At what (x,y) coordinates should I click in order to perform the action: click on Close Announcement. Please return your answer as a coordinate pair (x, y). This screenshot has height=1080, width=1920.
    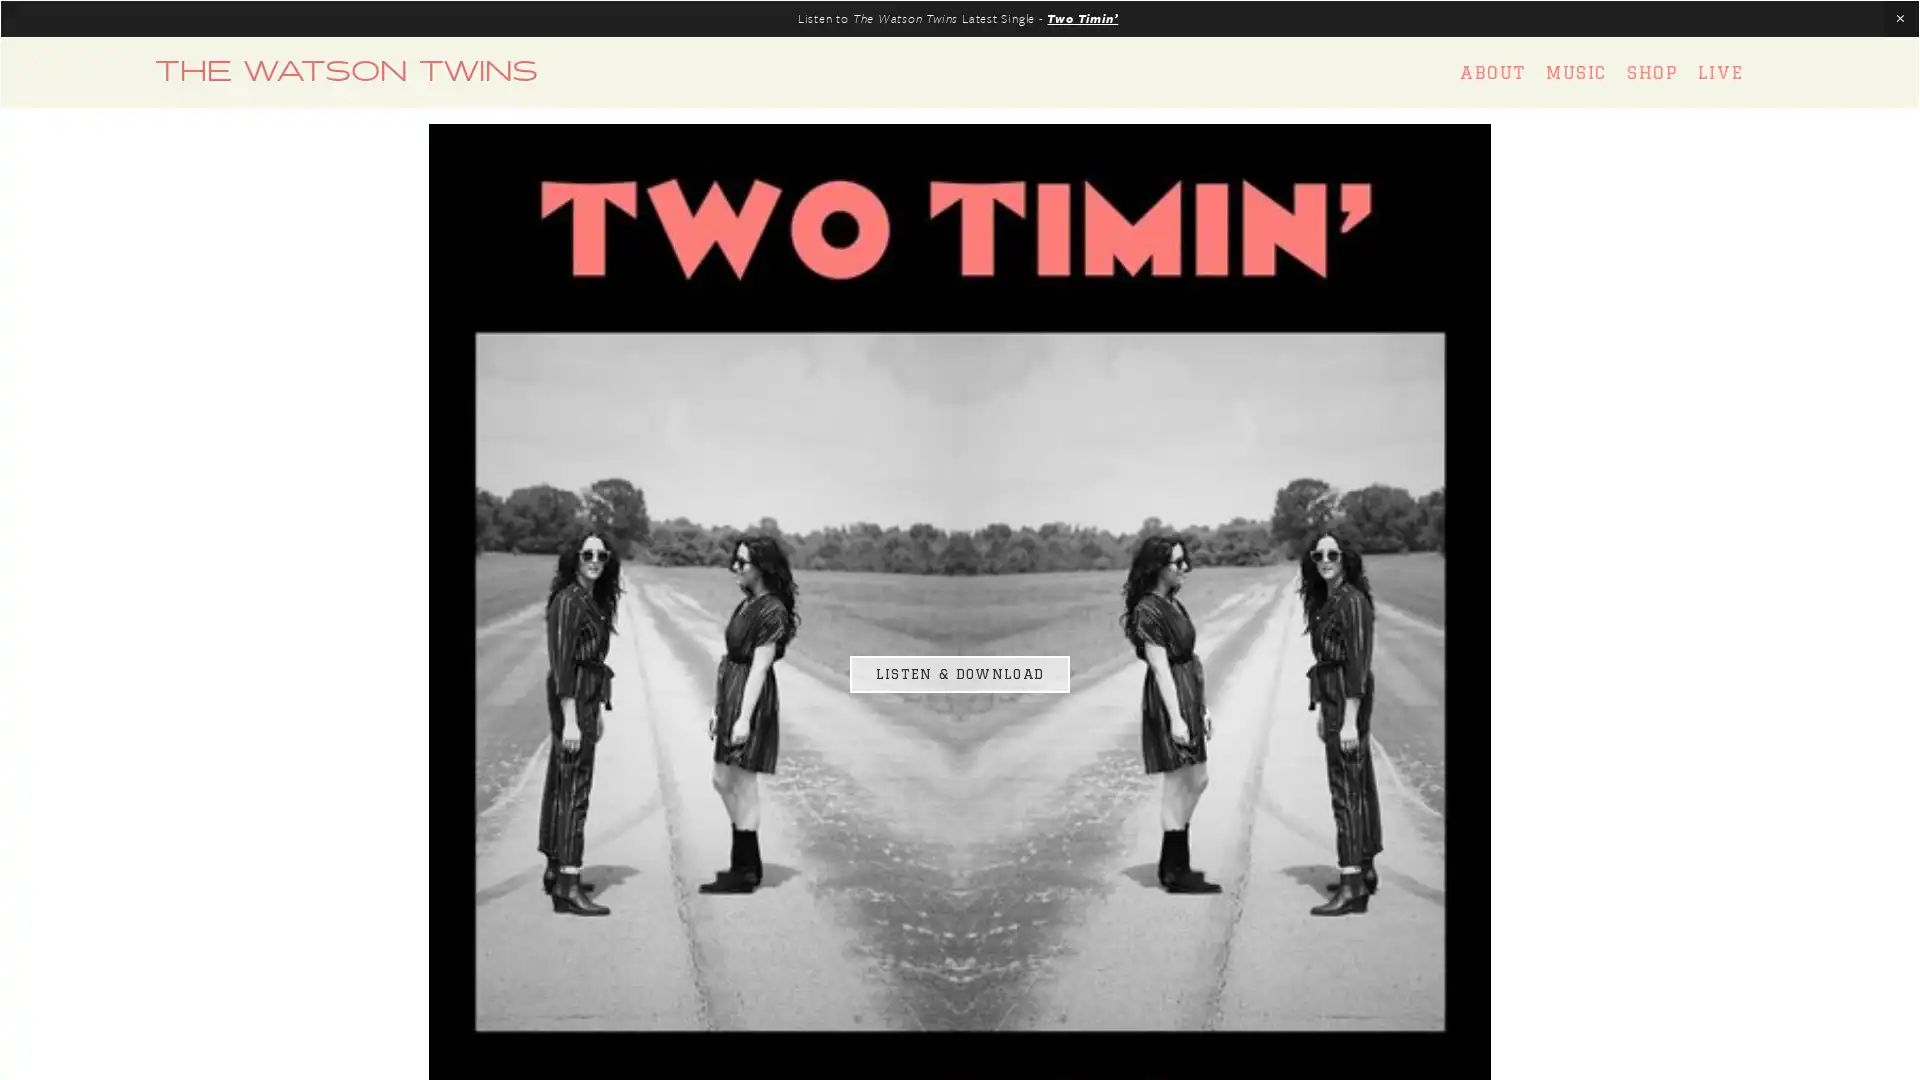
    Looking at the image, I should click on (1899, 19).